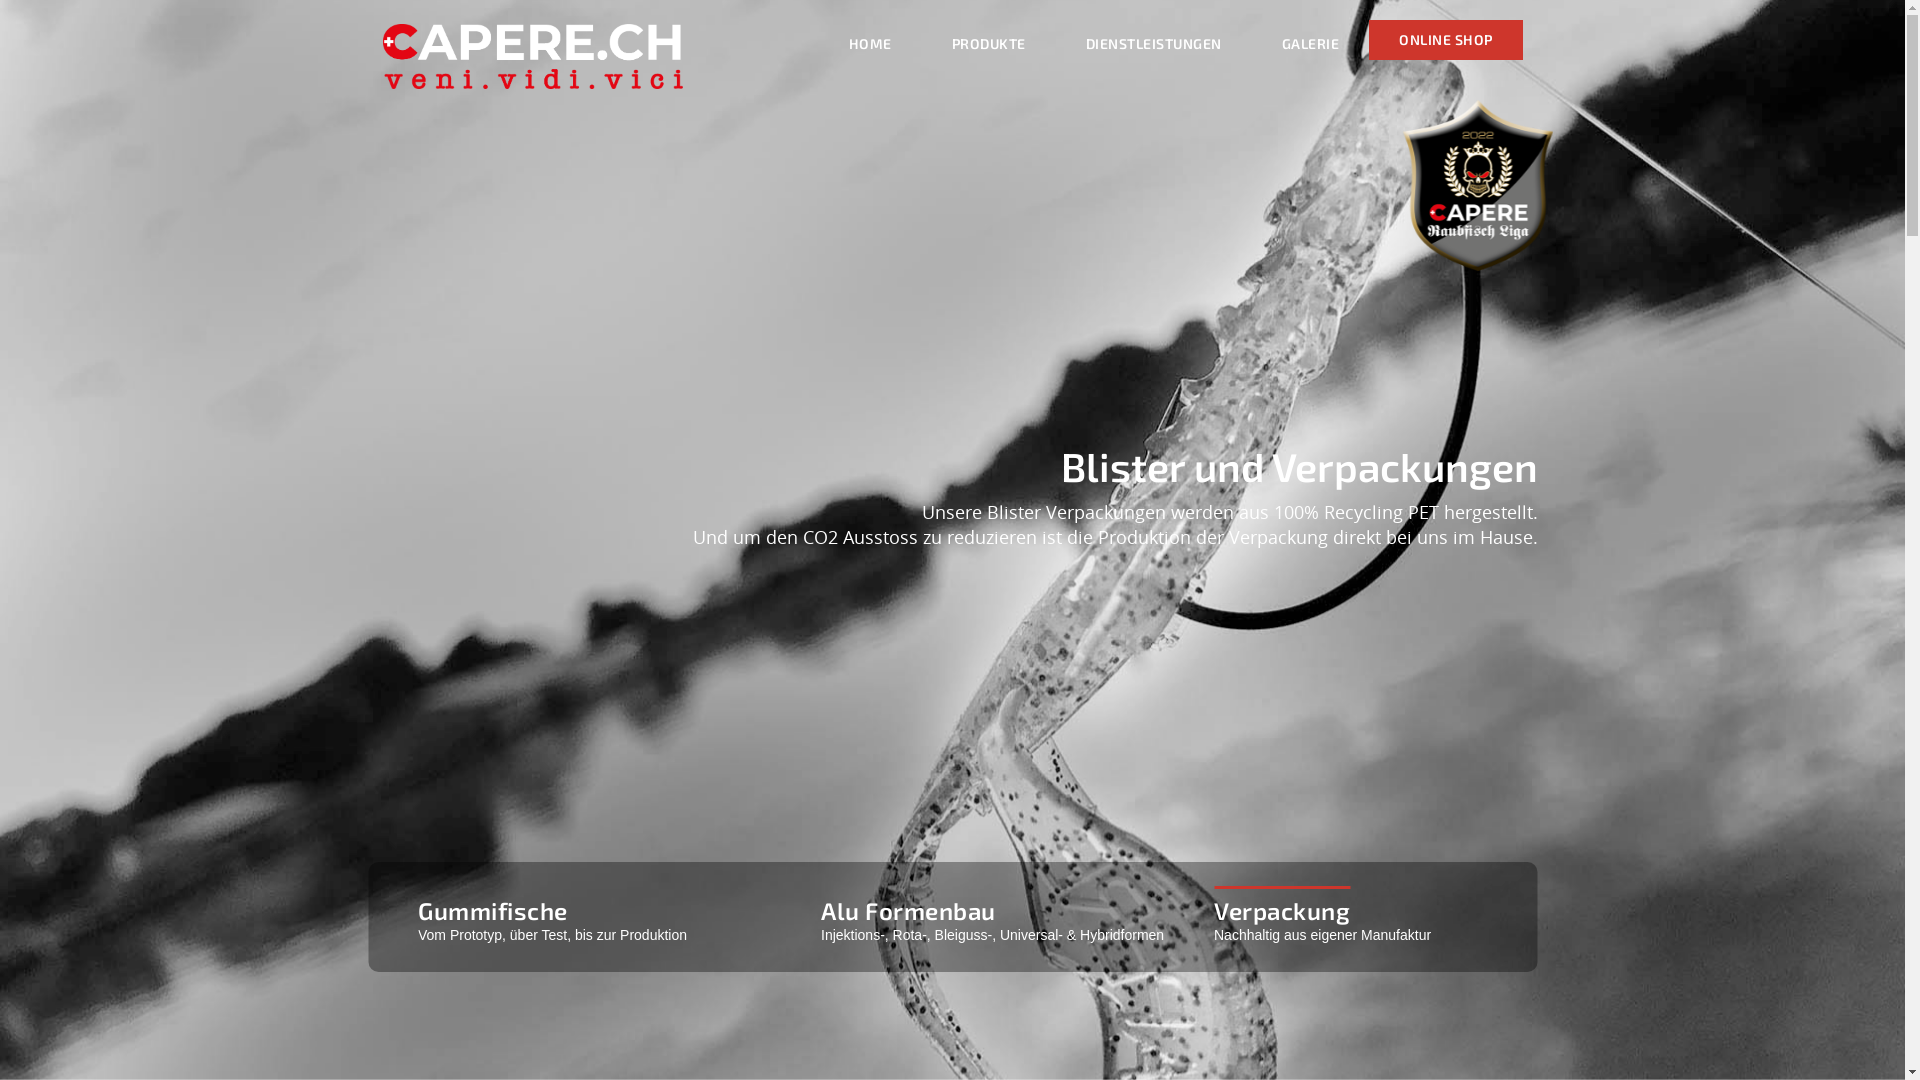 The height and width of the screenshot is (1080, 1920). Describe the element at coordinates (1251, 43) in the screenshot. I see `'GALERIE'` at that location.